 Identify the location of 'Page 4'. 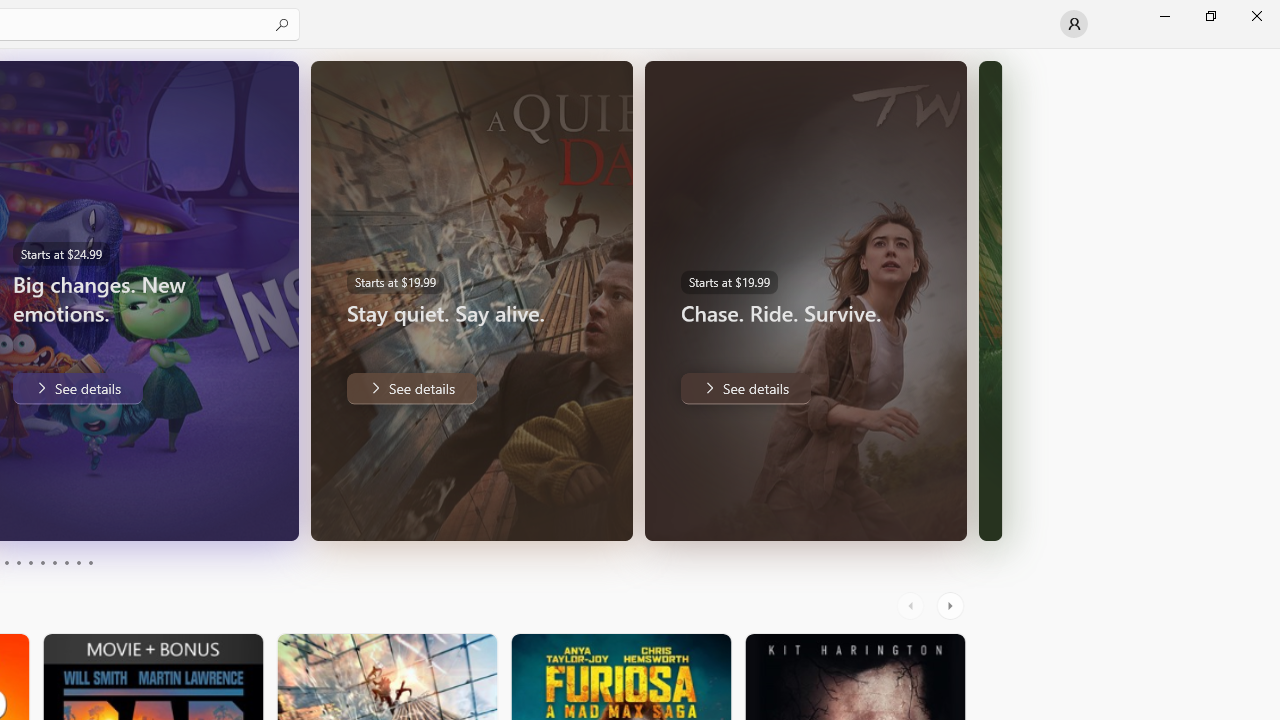
(17, 563).